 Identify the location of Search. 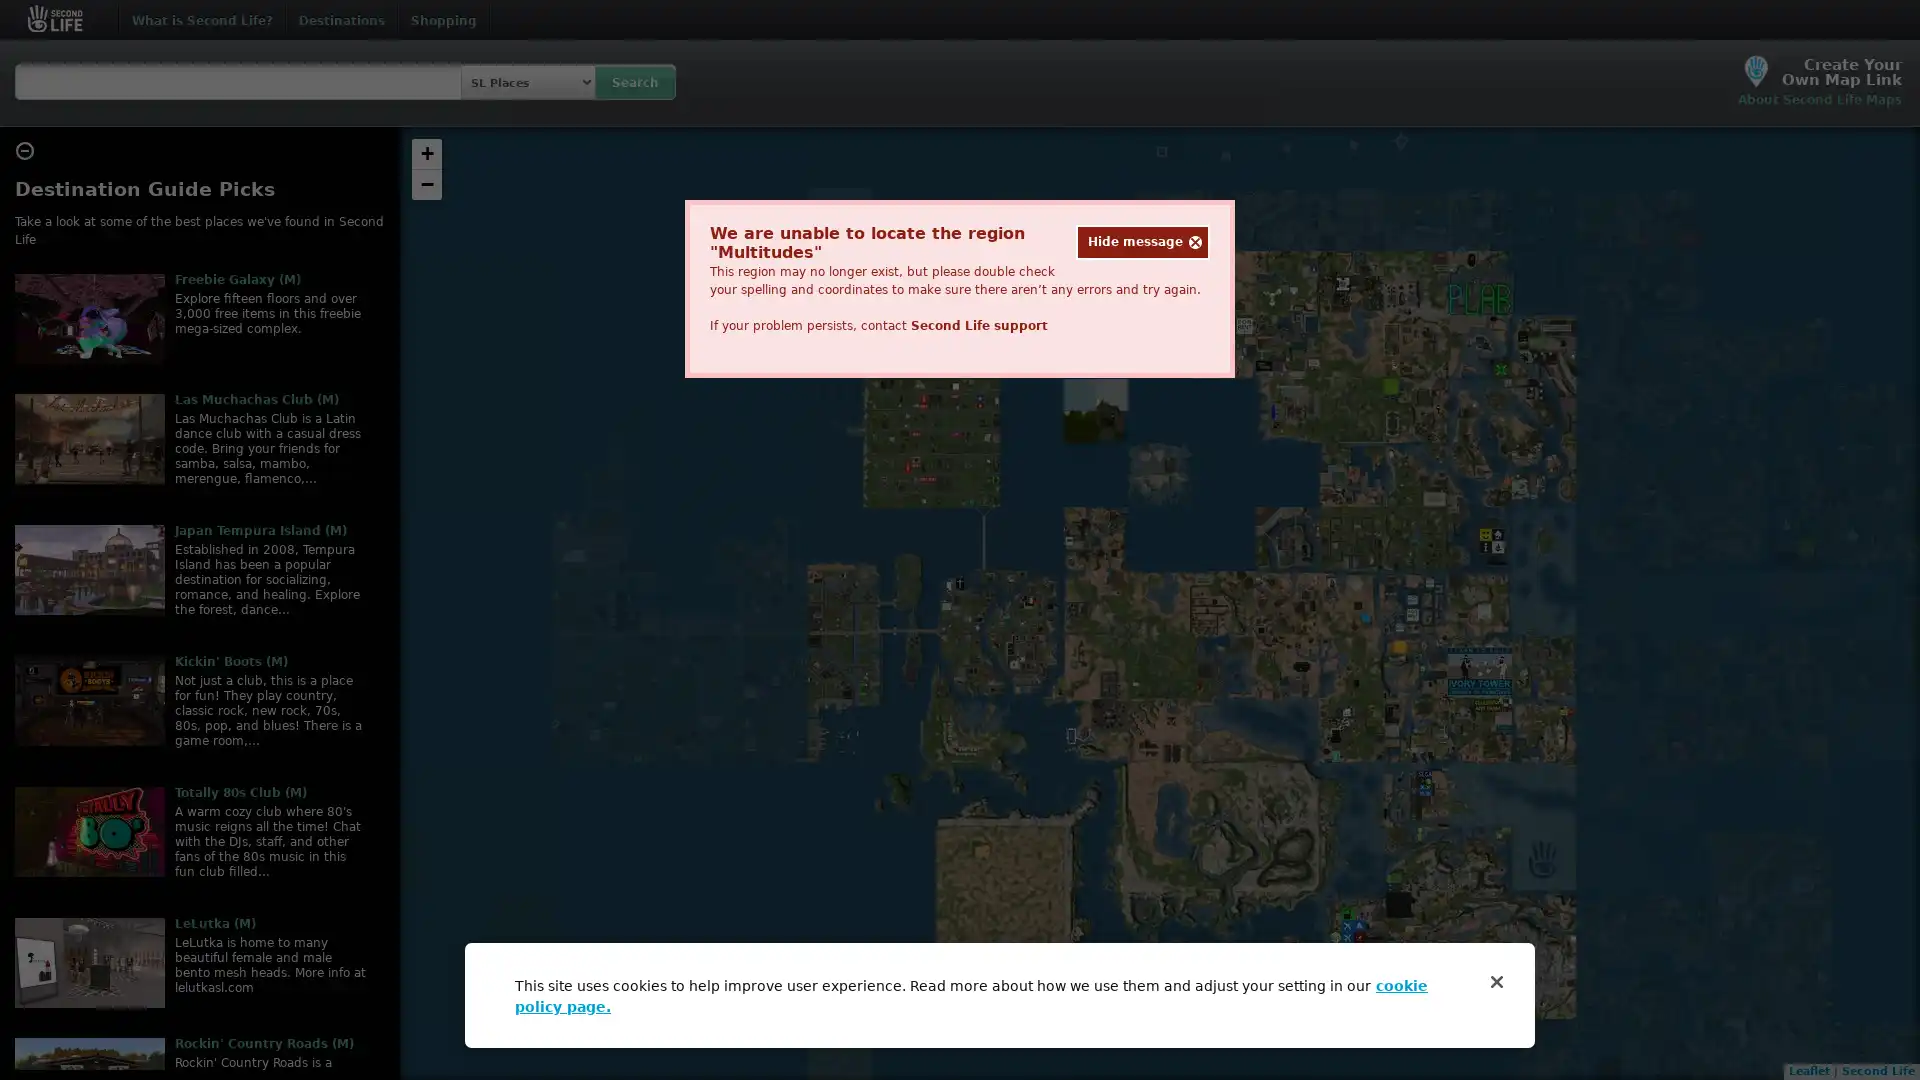
(634, 83).